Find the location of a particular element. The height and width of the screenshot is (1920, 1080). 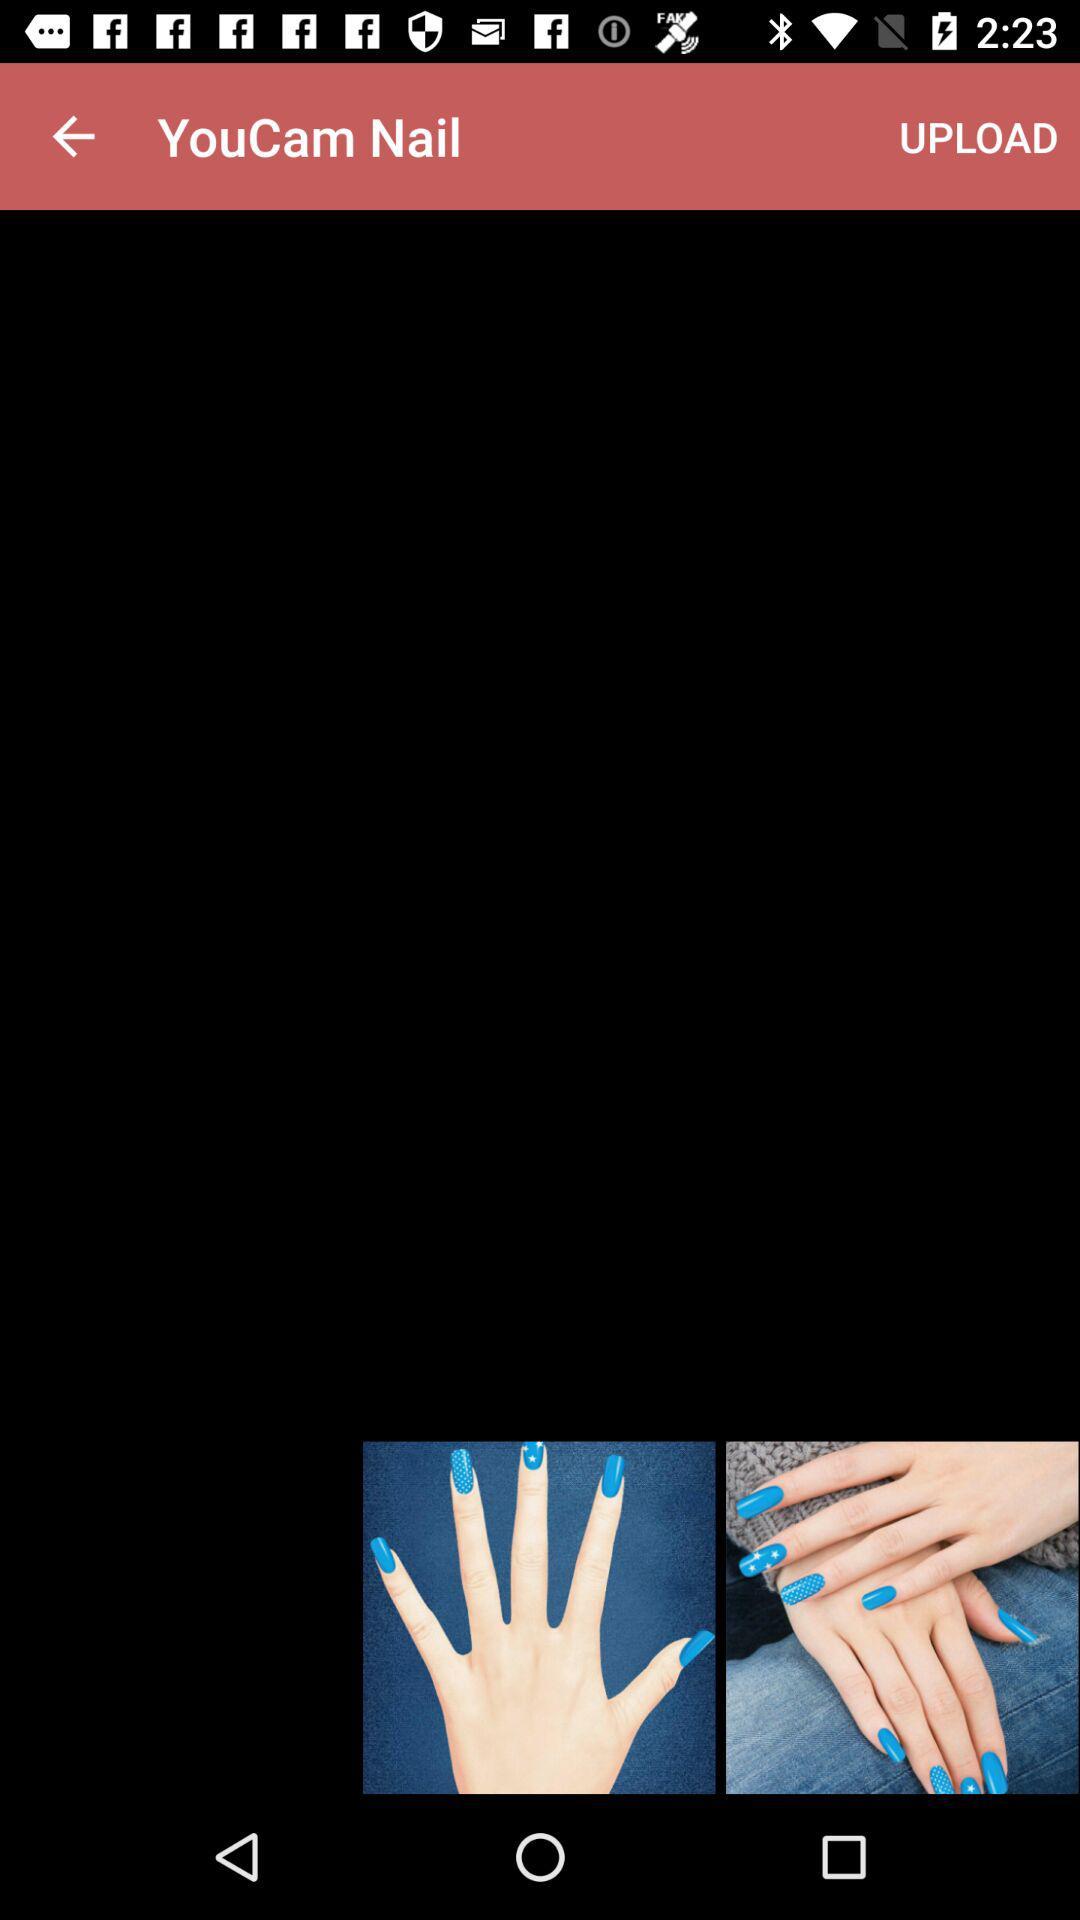

this pic for upload is located at coordinates (902, 1617).